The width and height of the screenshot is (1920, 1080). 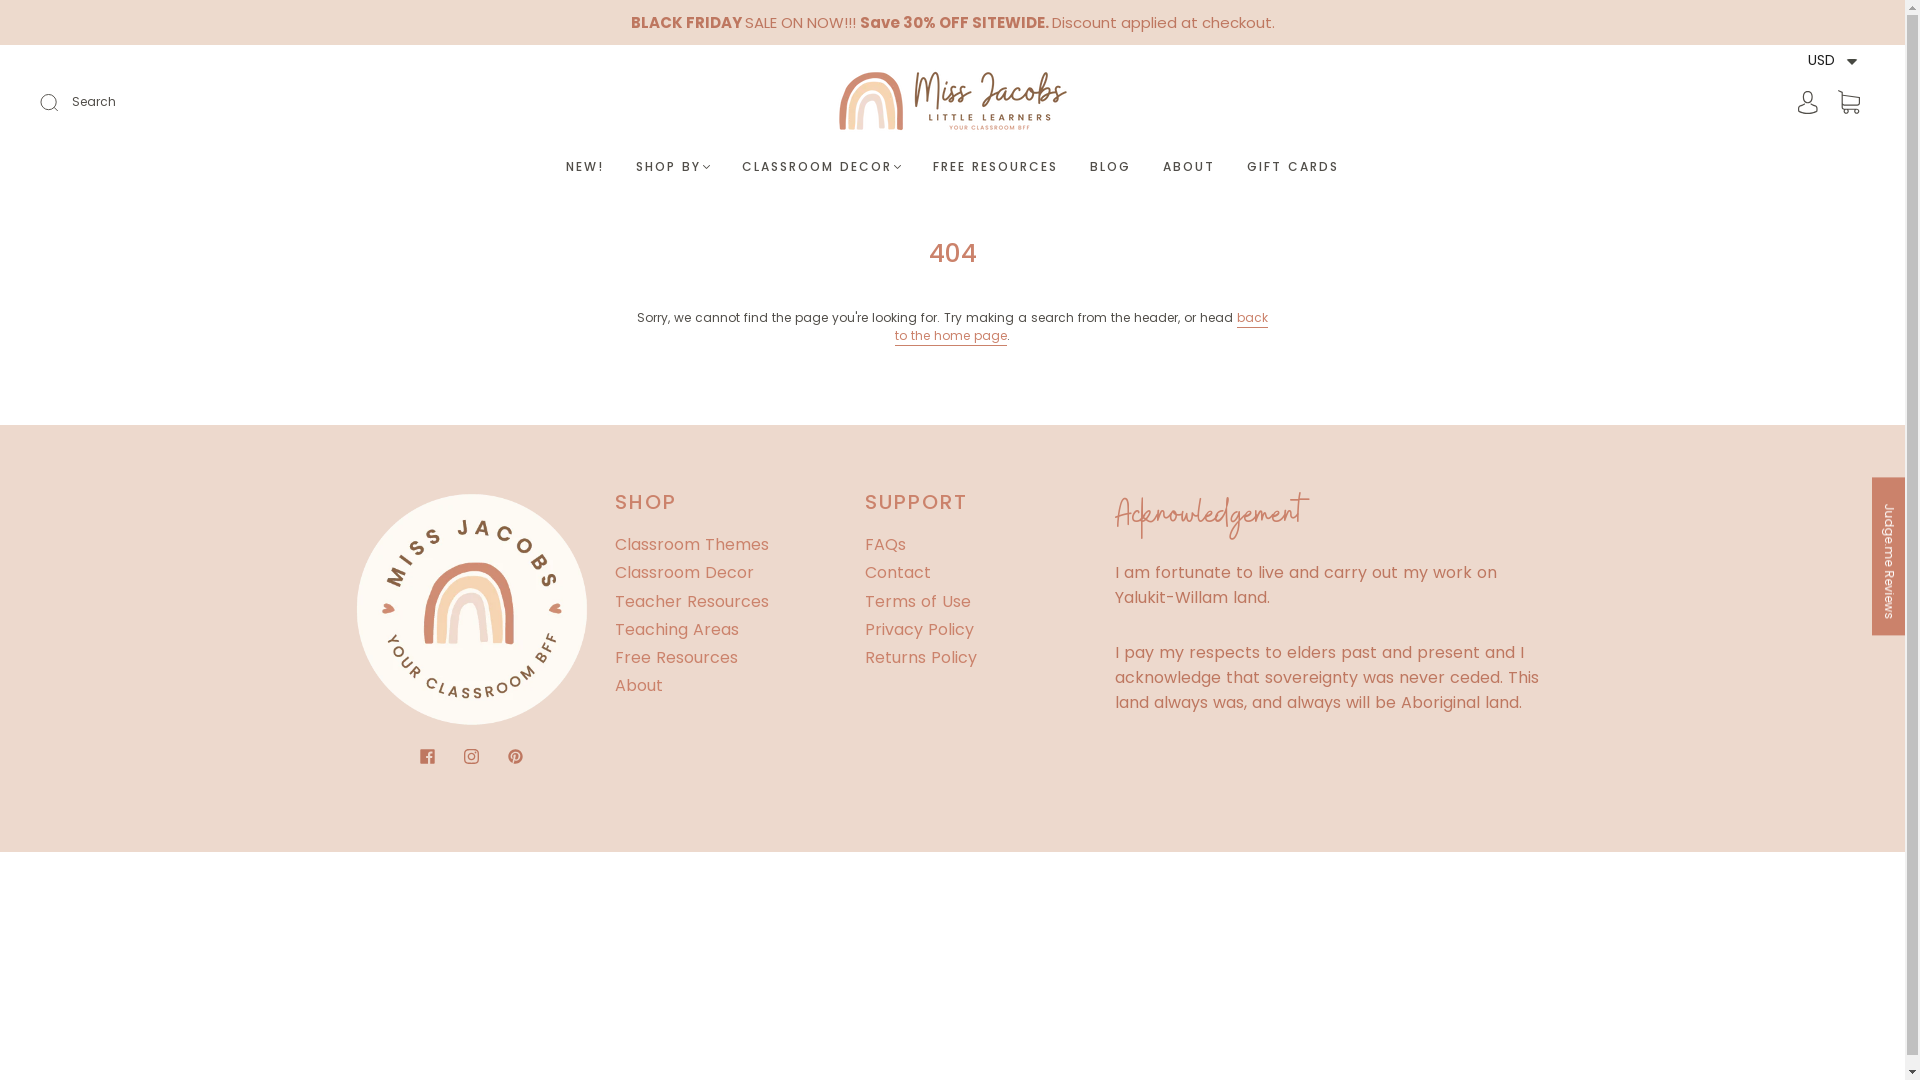 What do you see at coordinates (931, 165) in the screenshot?
I see `'FREE RESOURCES'` at bounding box center [931, 165].